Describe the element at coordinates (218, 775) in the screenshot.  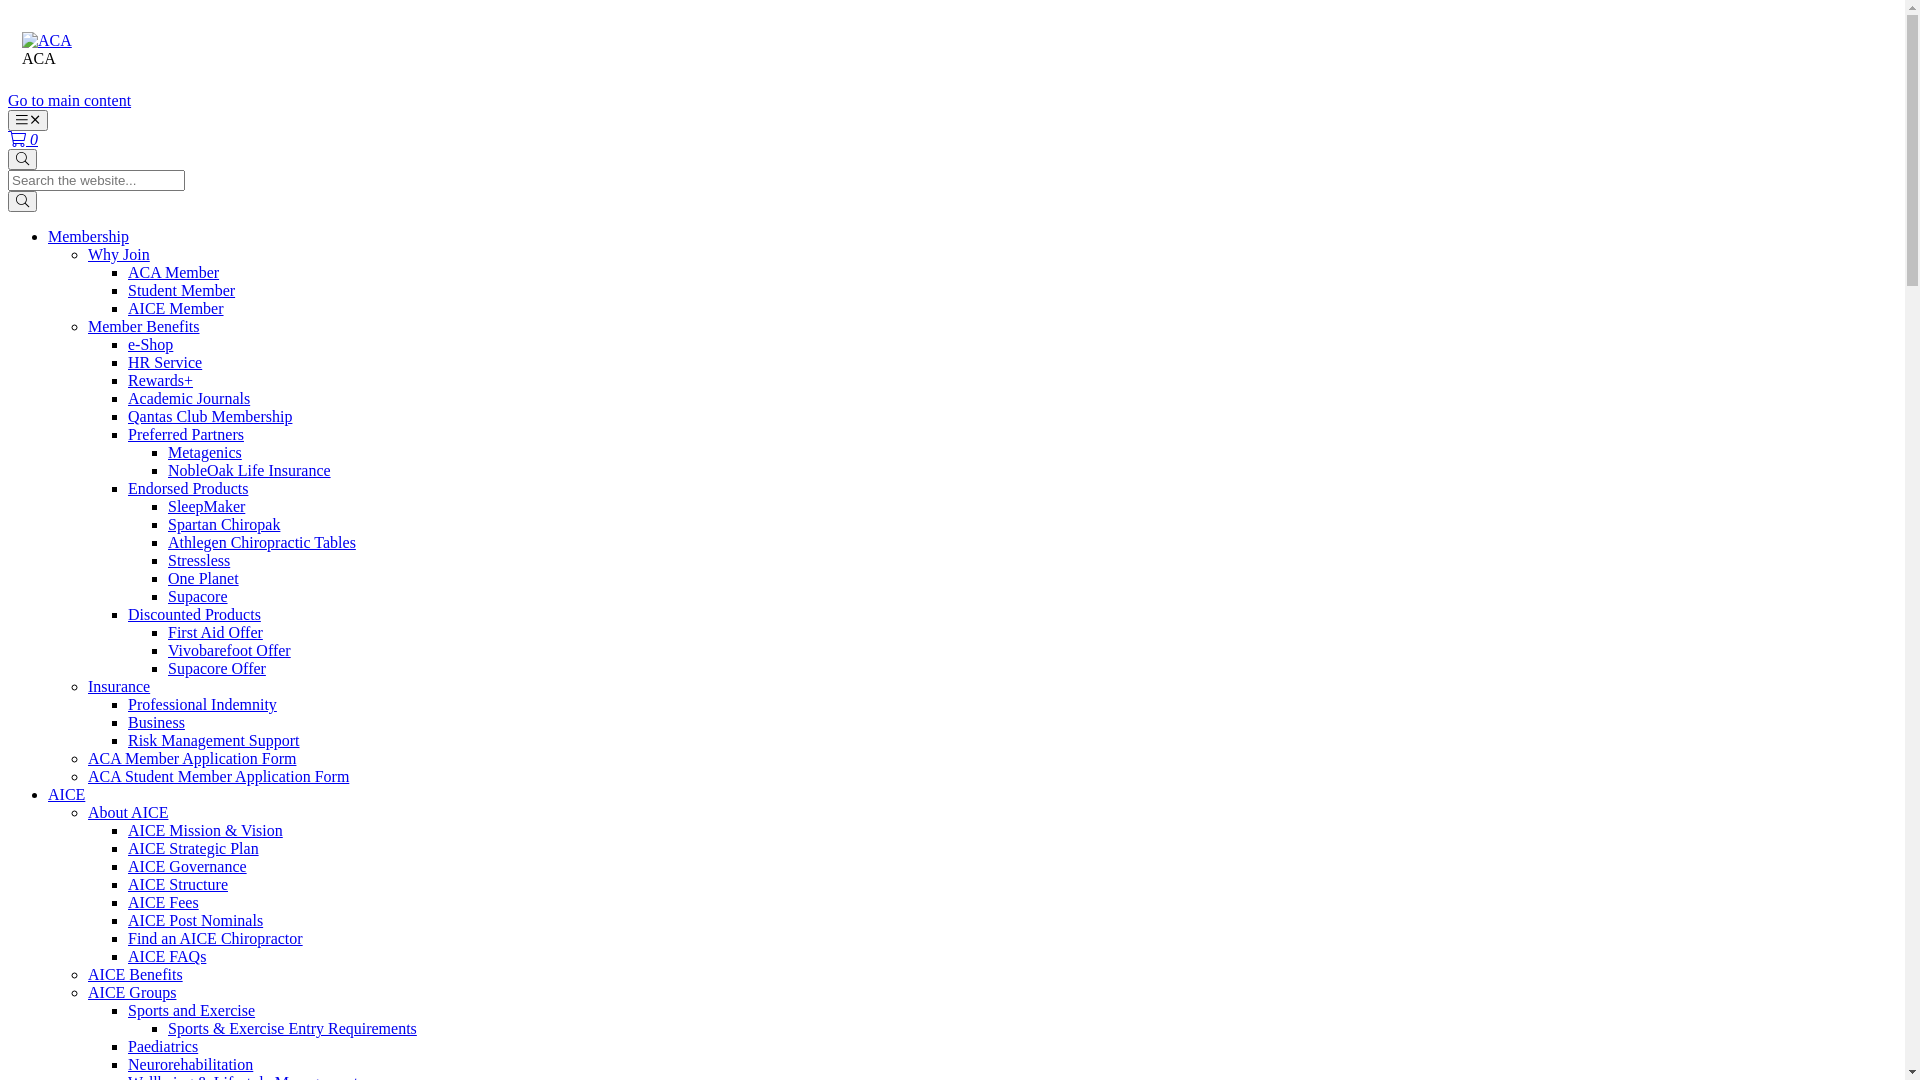
I see `'ACA Student Member Application Form'` at that location.